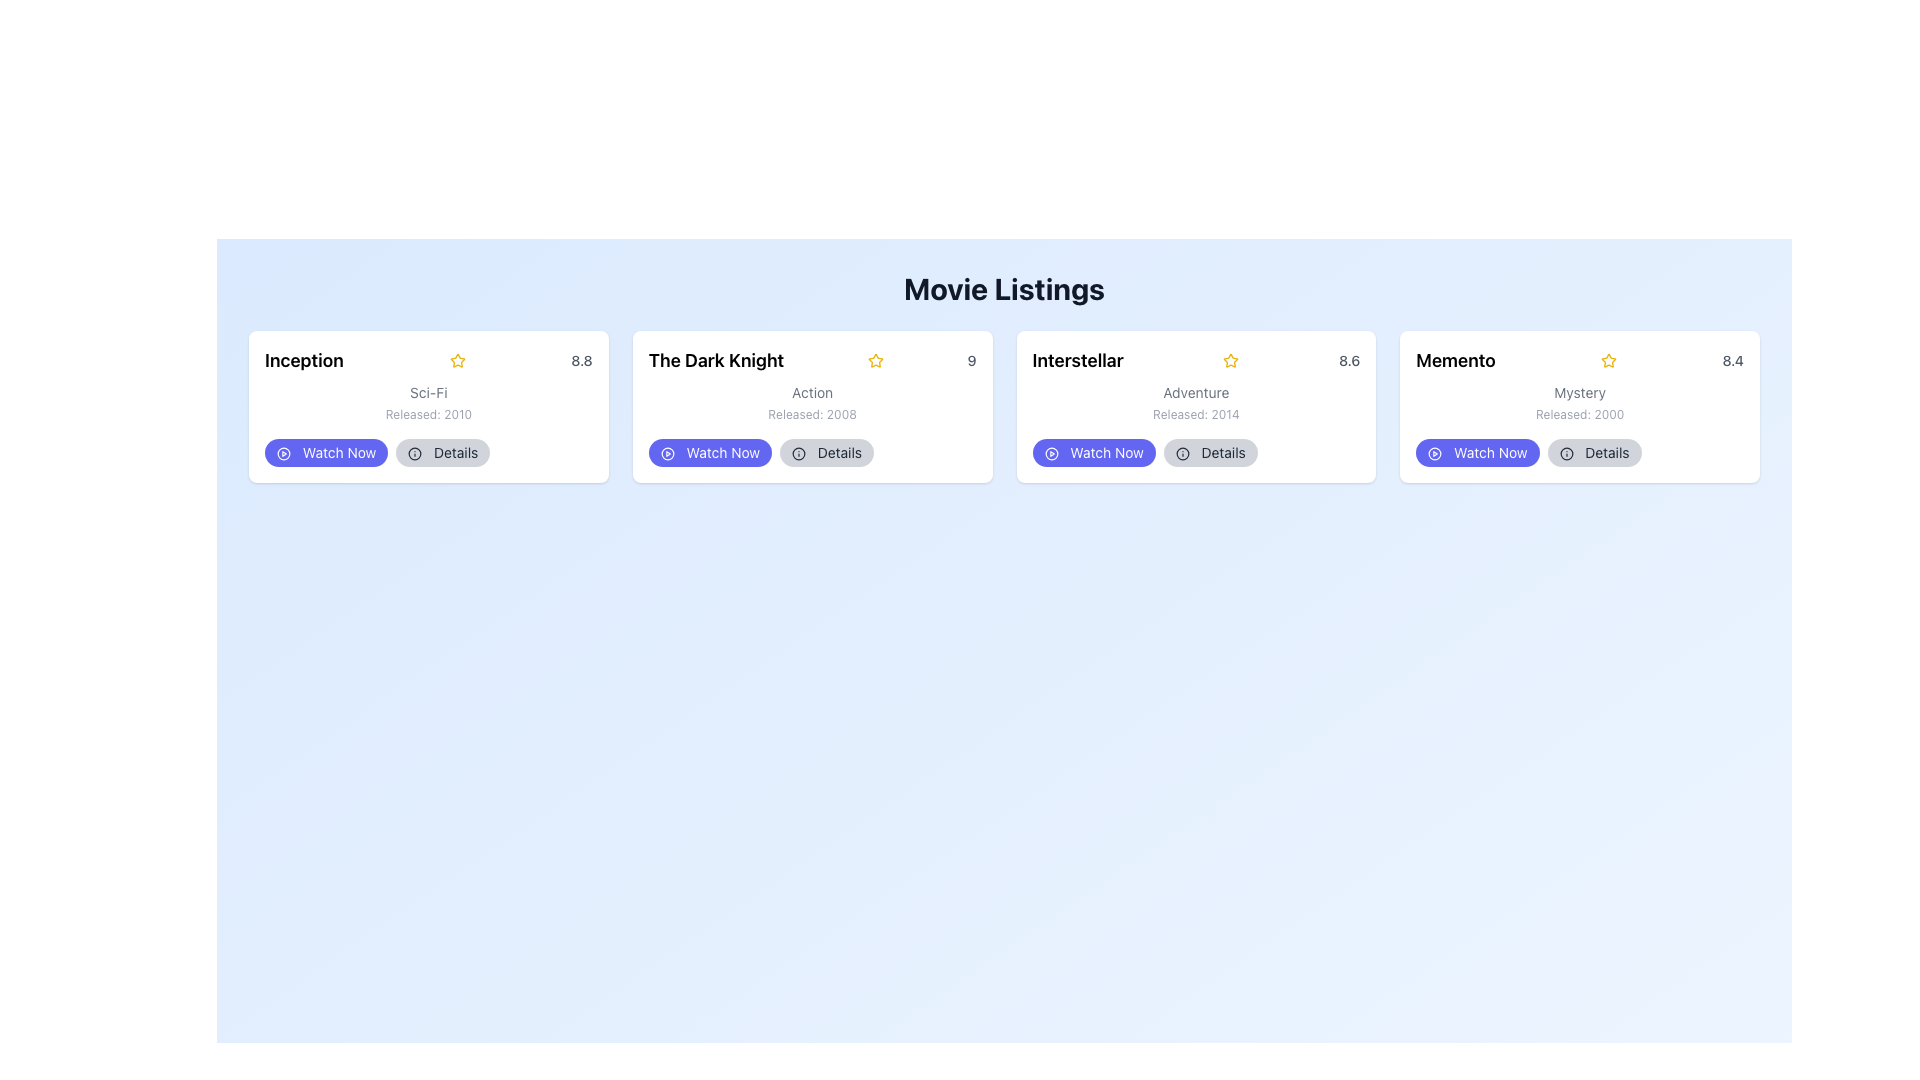 The width and height of the screenshot is (1920, 1080). What do you see at coordinates (427, 414) in the screenshot?
I see `the text label displaying the release year of the movie 'Inception', which is located directly below the genre label 'Sci-Fi' and is the third line of text in the card` at bounding box center [427, 414].